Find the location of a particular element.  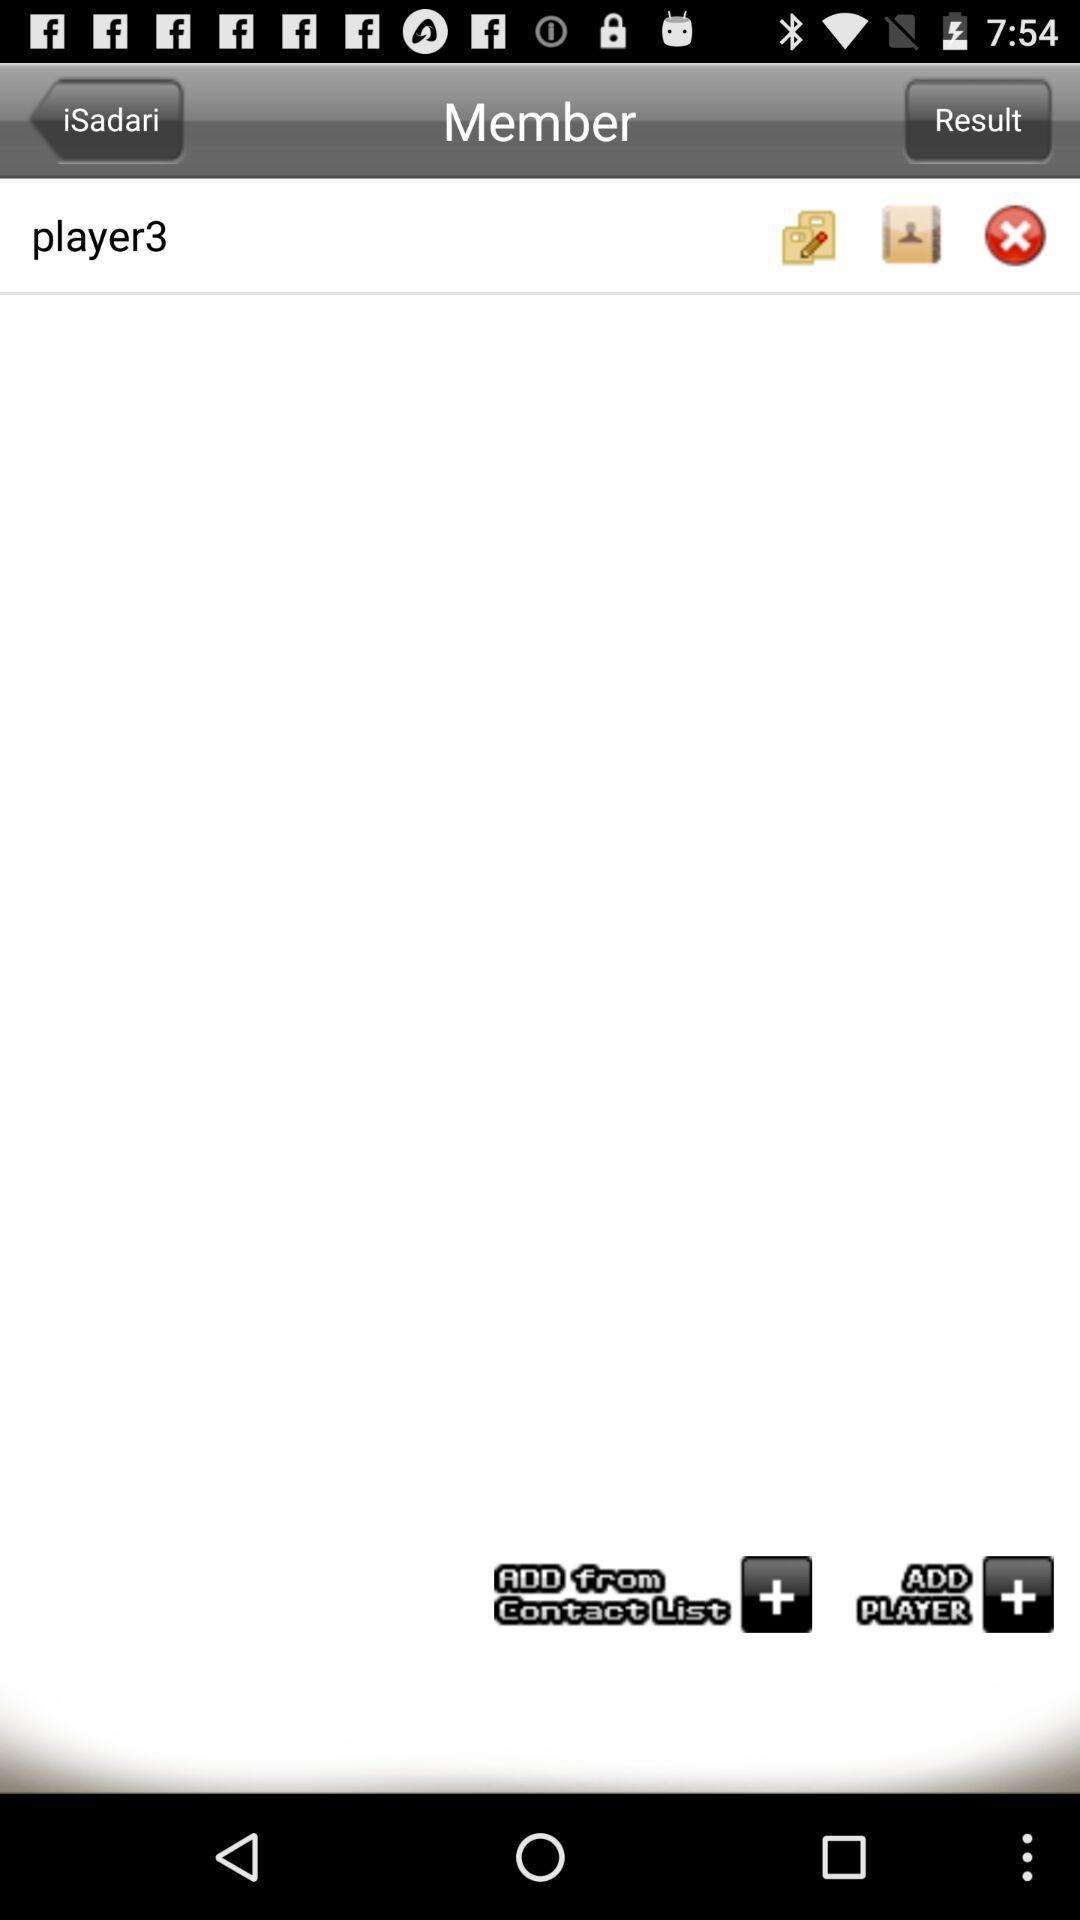

player button is located at coordinates (945, 1593).